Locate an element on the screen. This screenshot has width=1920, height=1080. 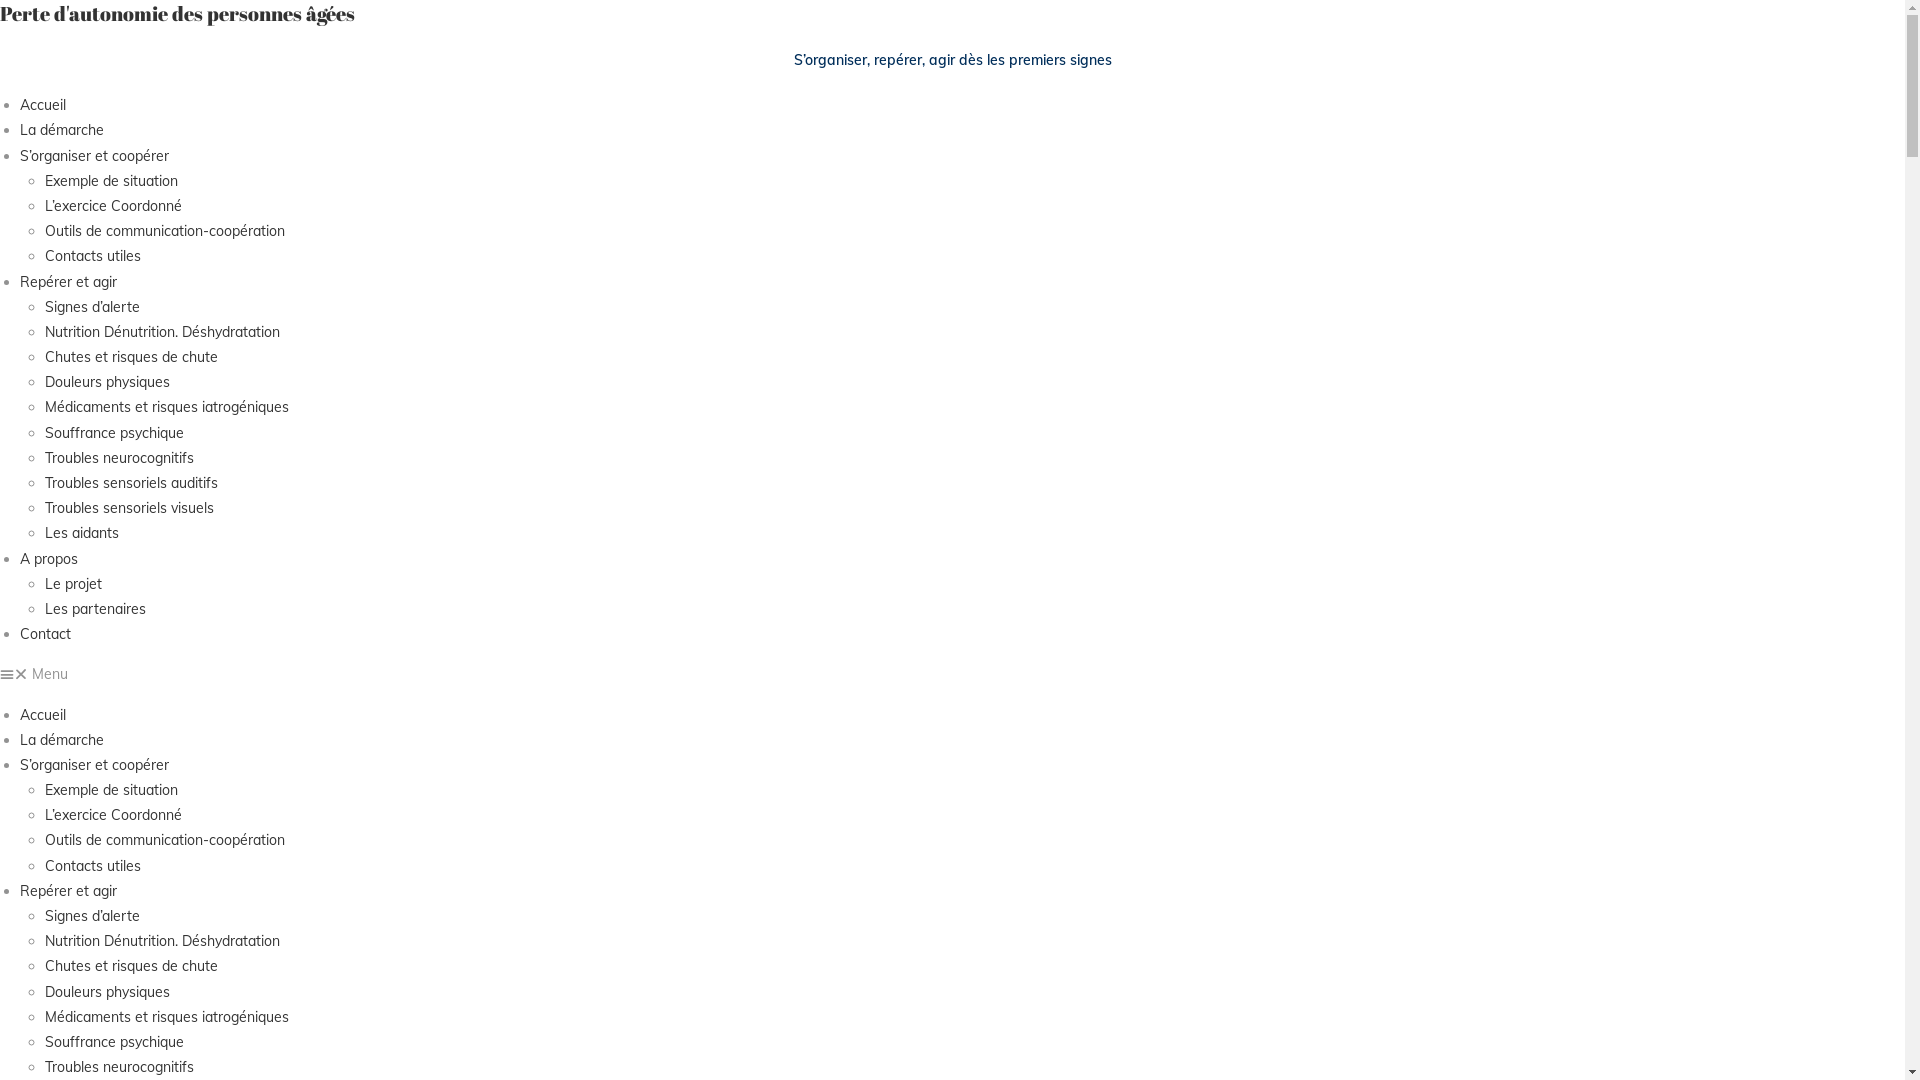
'Accueil' is located at coordinates (43, 713).